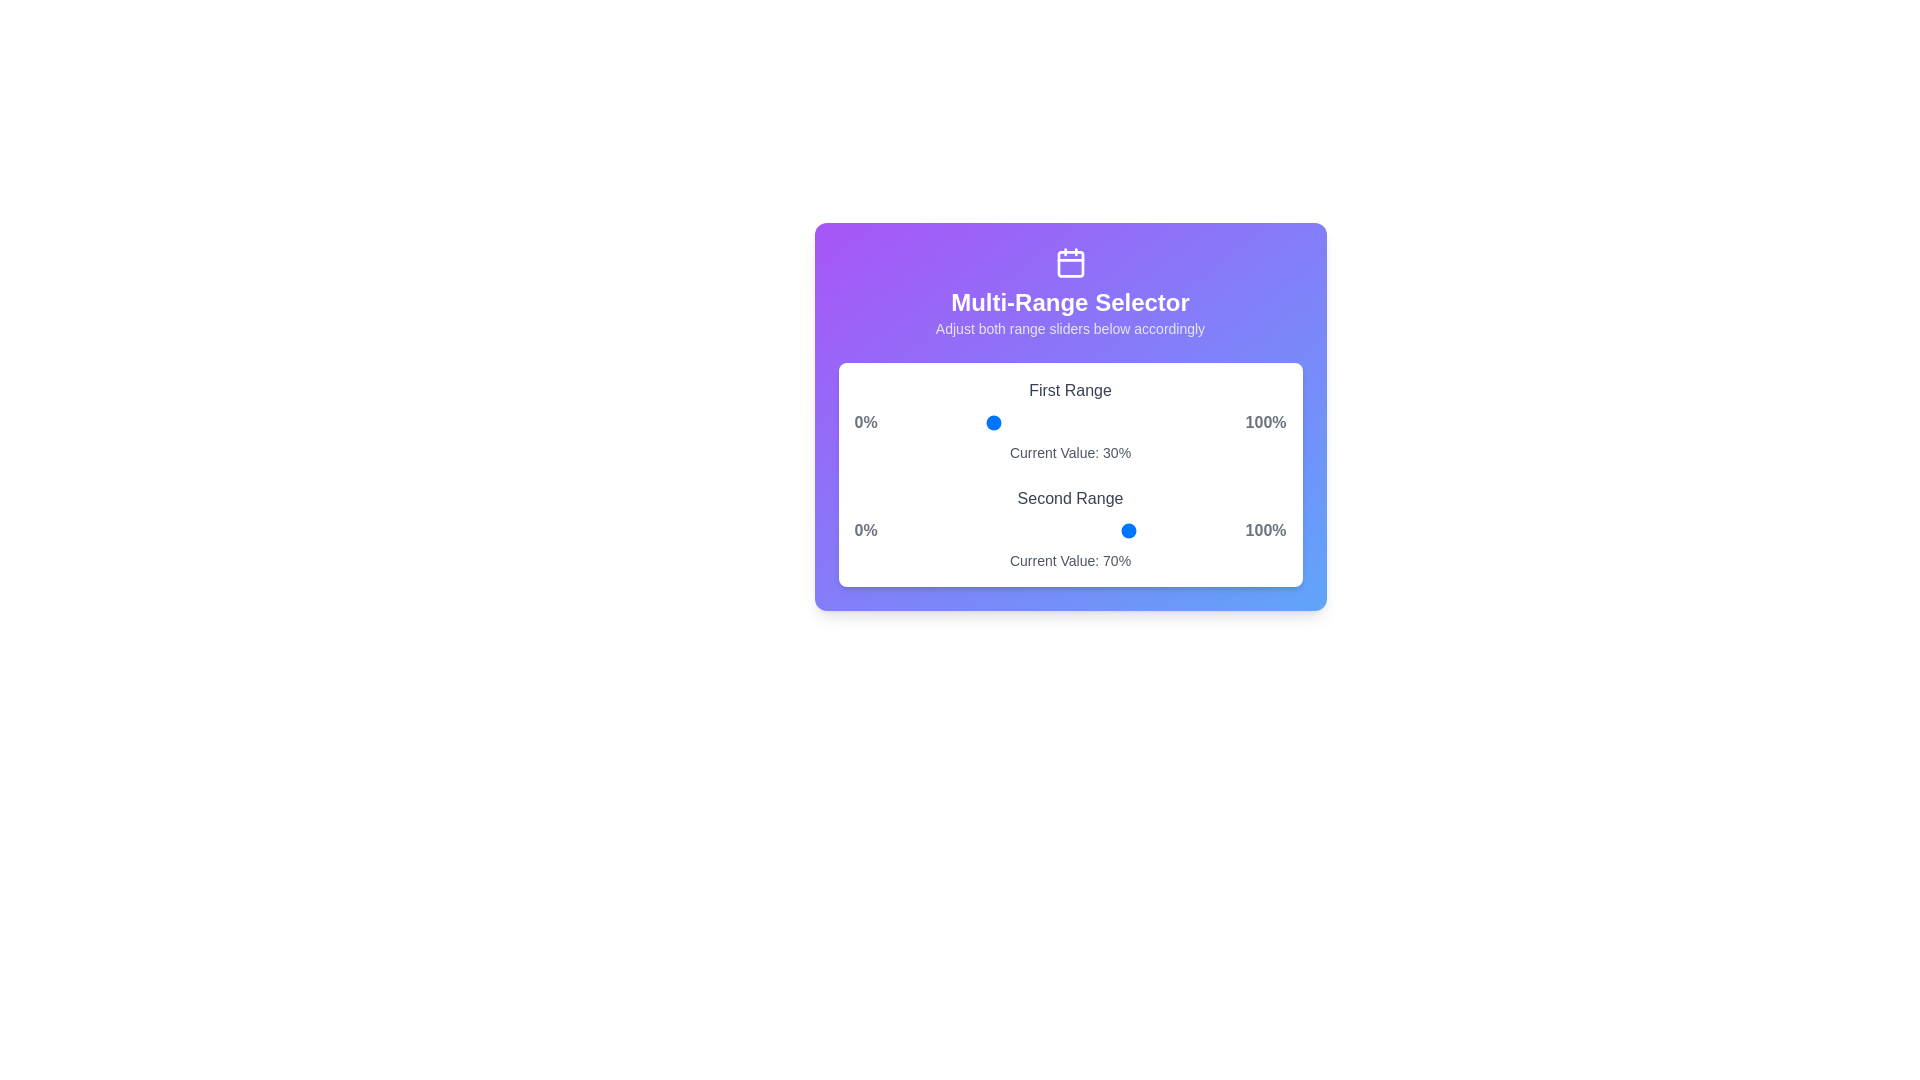  I want to click on the first range slider value, so click(1116, 422).